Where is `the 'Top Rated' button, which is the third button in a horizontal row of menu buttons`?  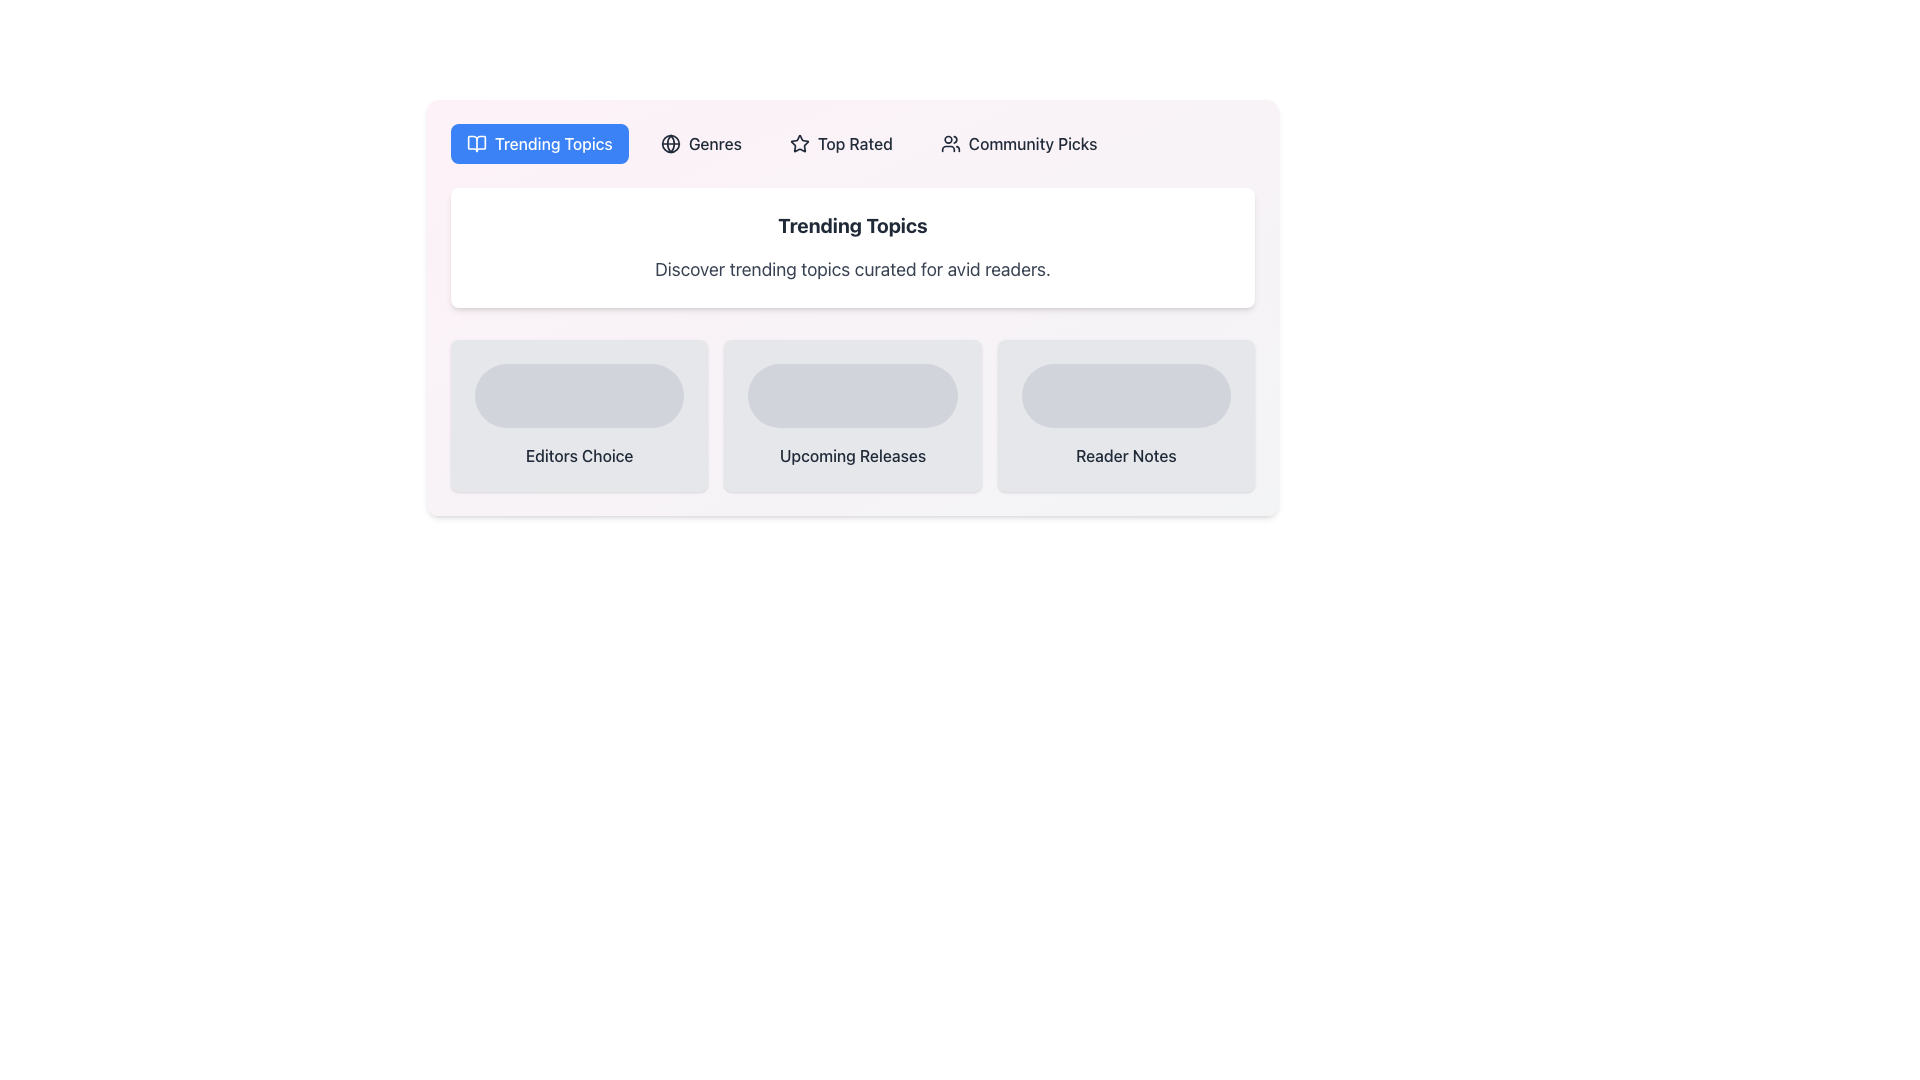
the 'Top Rated' button, which is the third button in a horizontal row of menu buttons is located at coordinates (841, 142).